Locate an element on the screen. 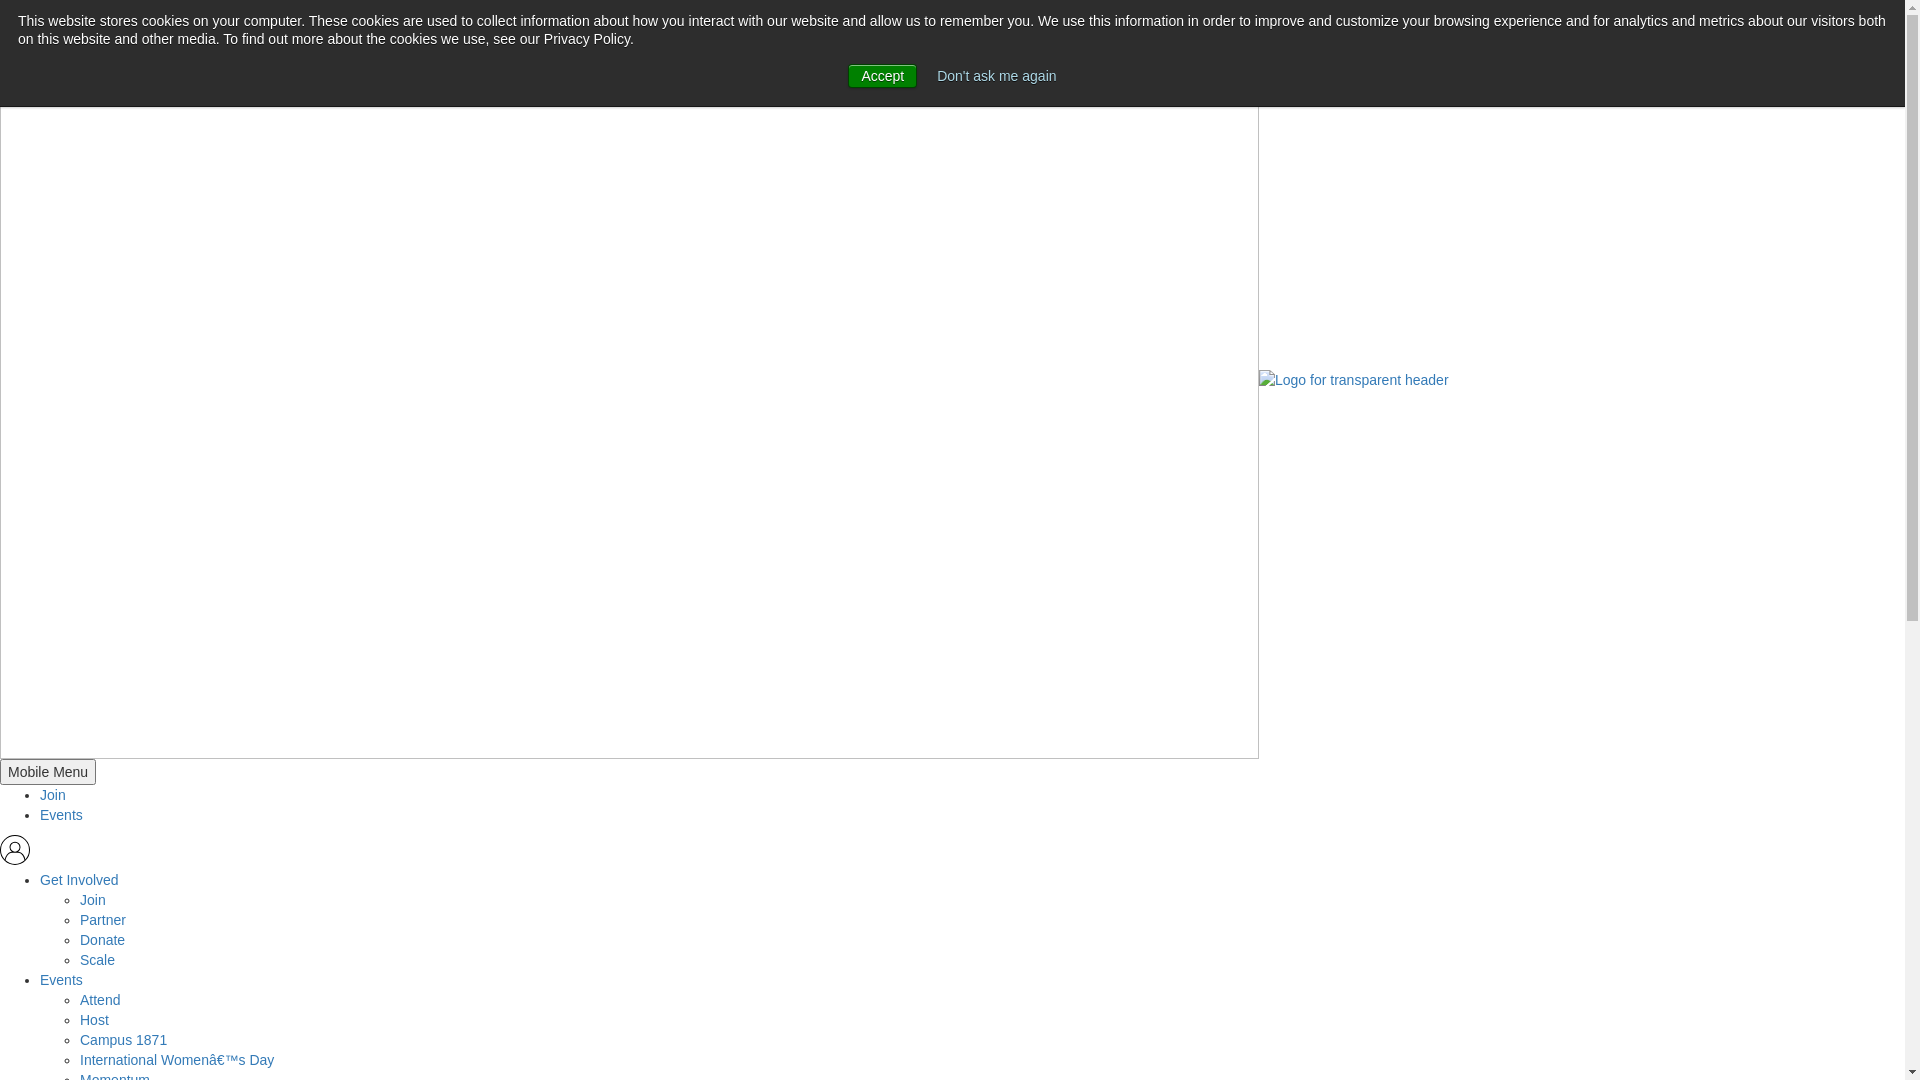 The width and height of the screenshot is (1920, 1080). 'Join' is located at coordinates (52, 793).